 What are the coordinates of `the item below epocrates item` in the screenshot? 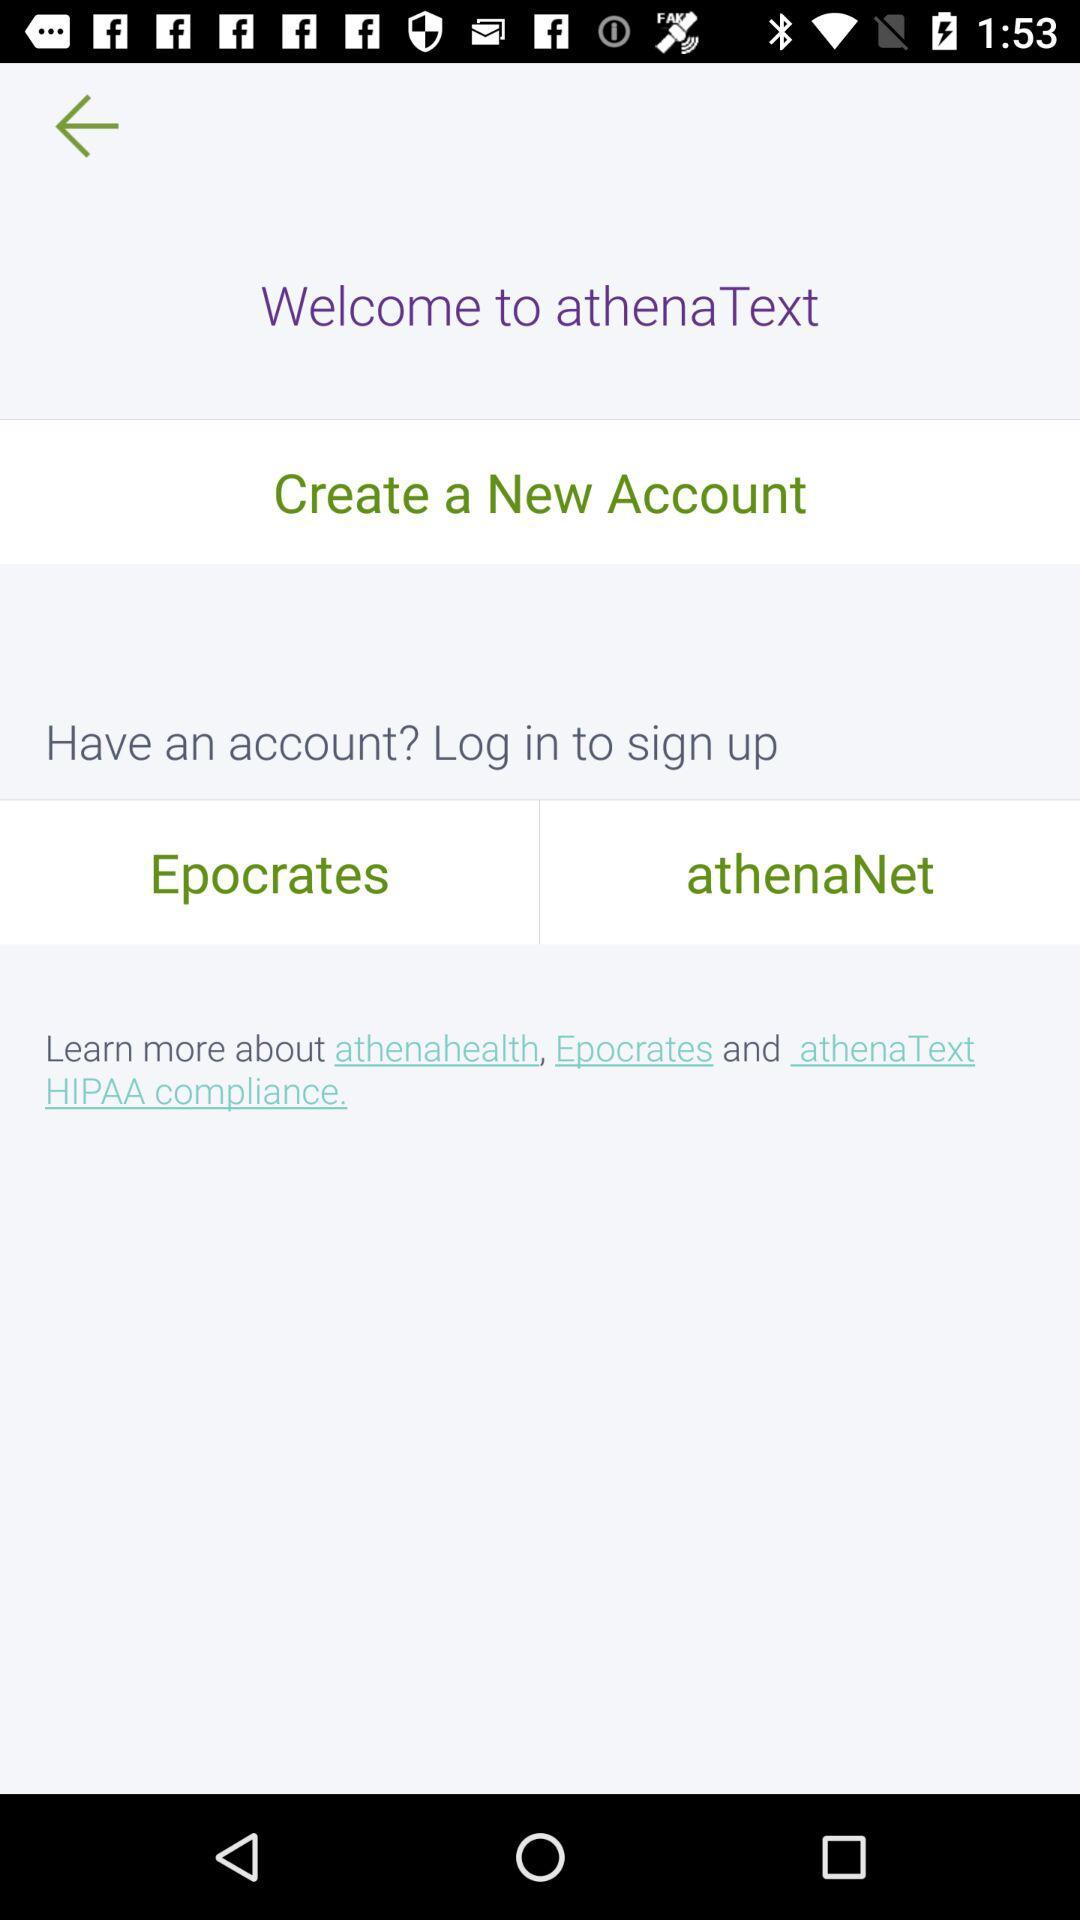 It's located at (540, 1067).